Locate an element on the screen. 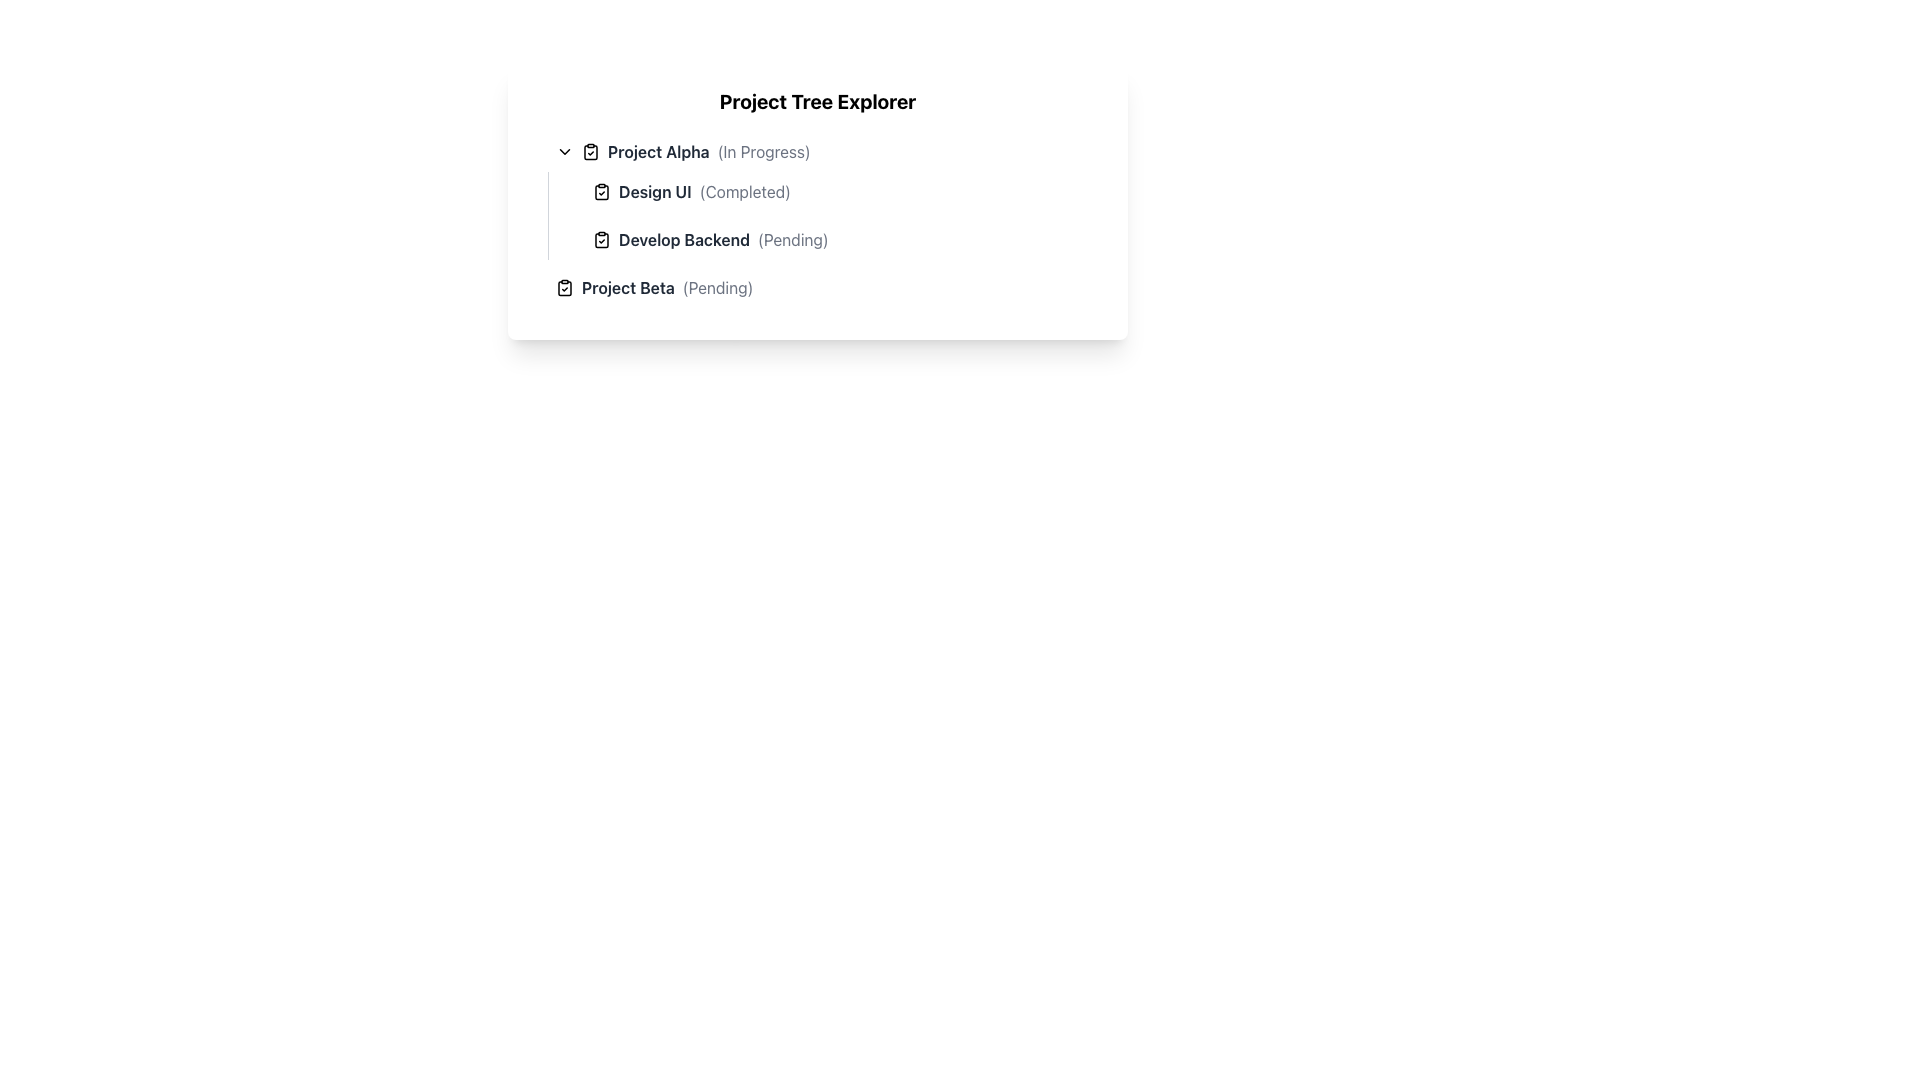 Image resolution: width=1920 pixels, height=1080 pixels. the first task item in the 'Project Alpha (In Progress)' section is located at coordinates (836, 192).